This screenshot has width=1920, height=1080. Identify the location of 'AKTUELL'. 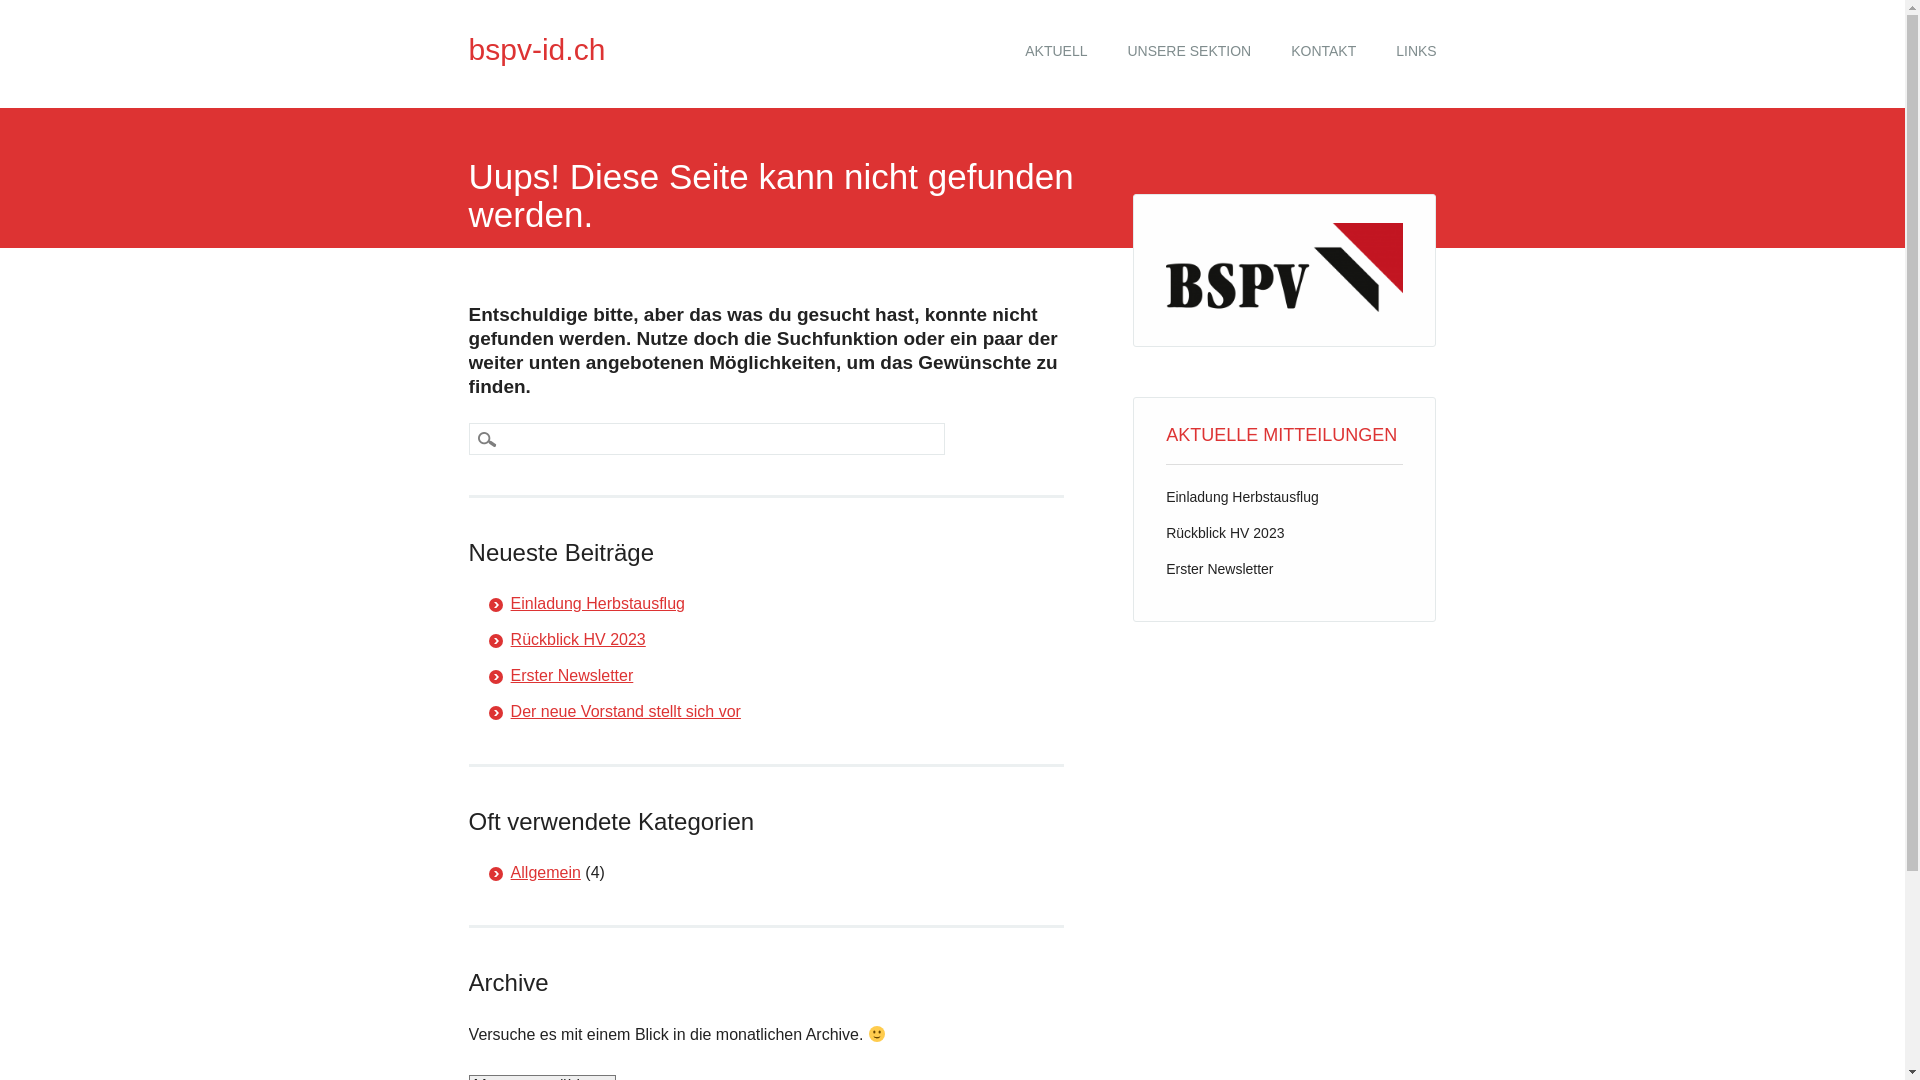
(1055, 49).